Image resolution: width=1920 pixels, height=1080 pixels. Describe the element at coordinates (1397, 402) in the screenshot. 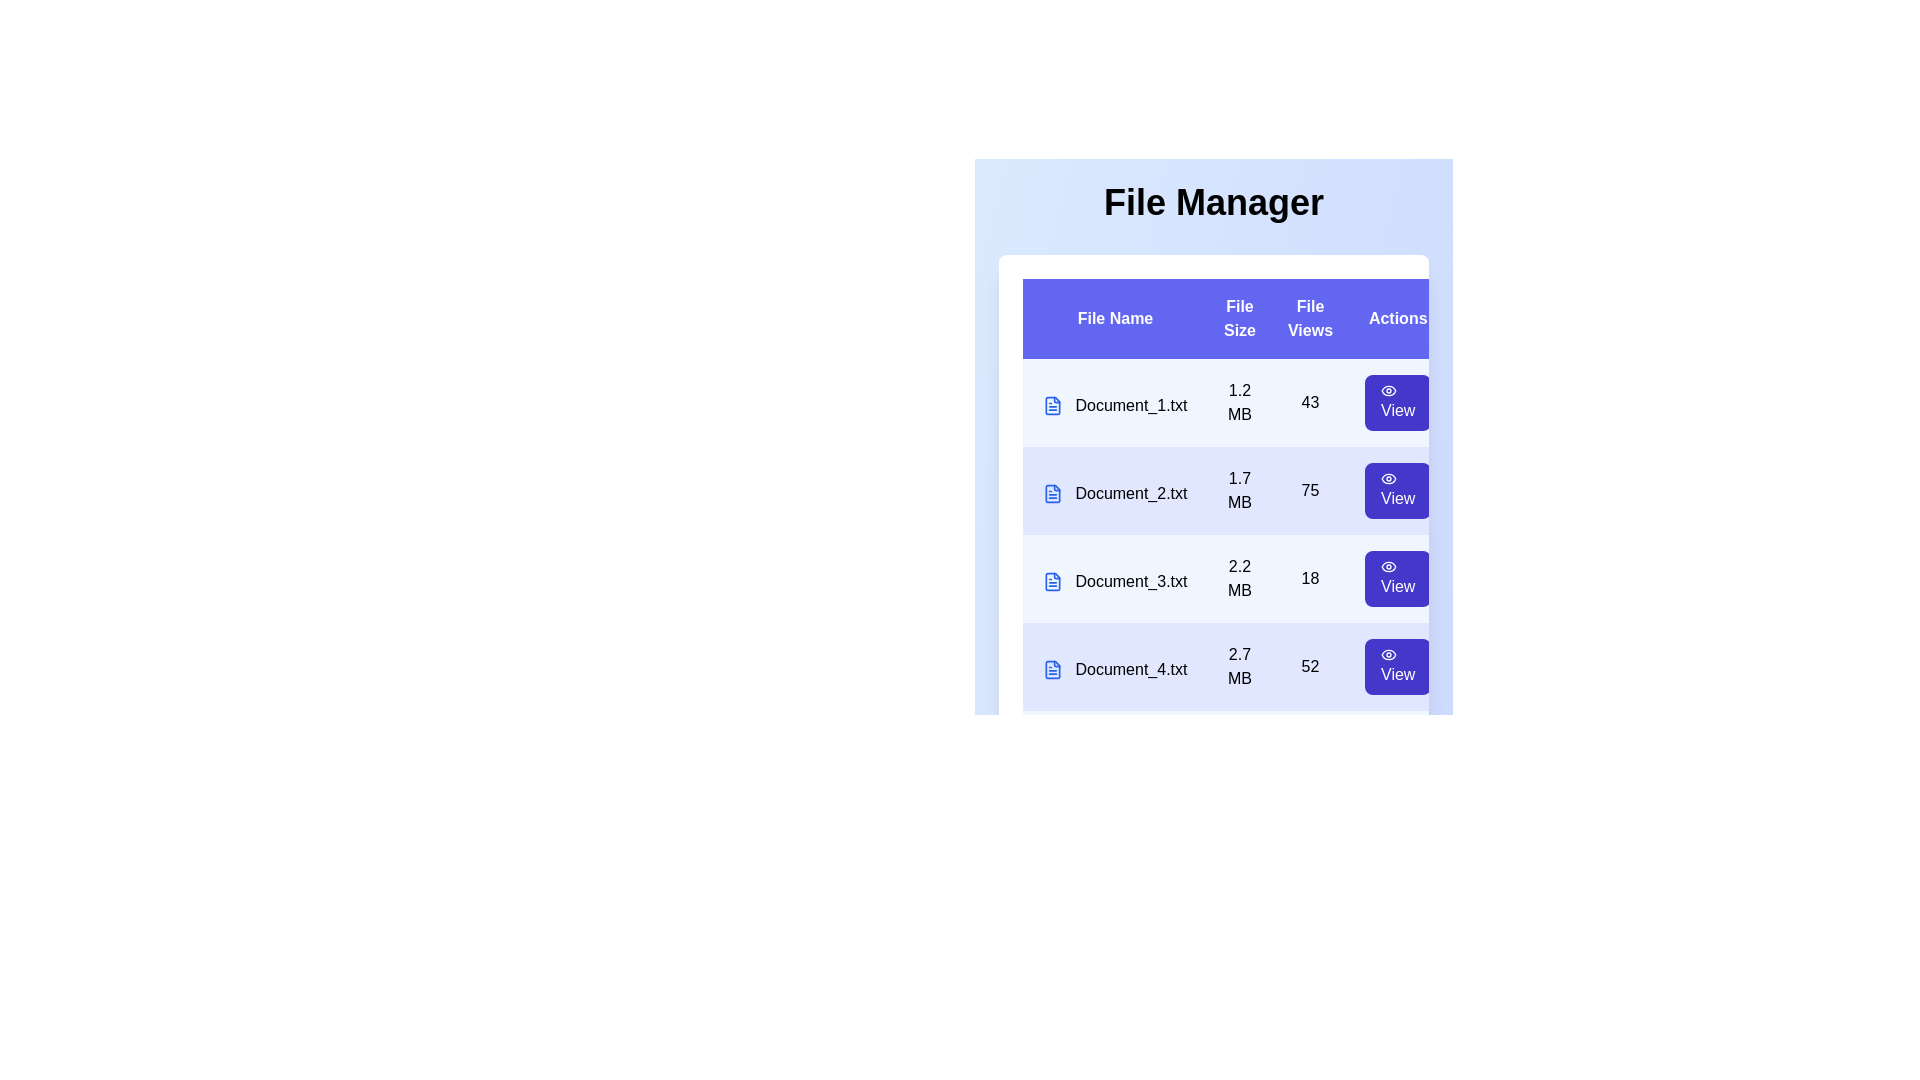

I see `the 'View' button corresponding to the file with name Document_1.txt` at that location.